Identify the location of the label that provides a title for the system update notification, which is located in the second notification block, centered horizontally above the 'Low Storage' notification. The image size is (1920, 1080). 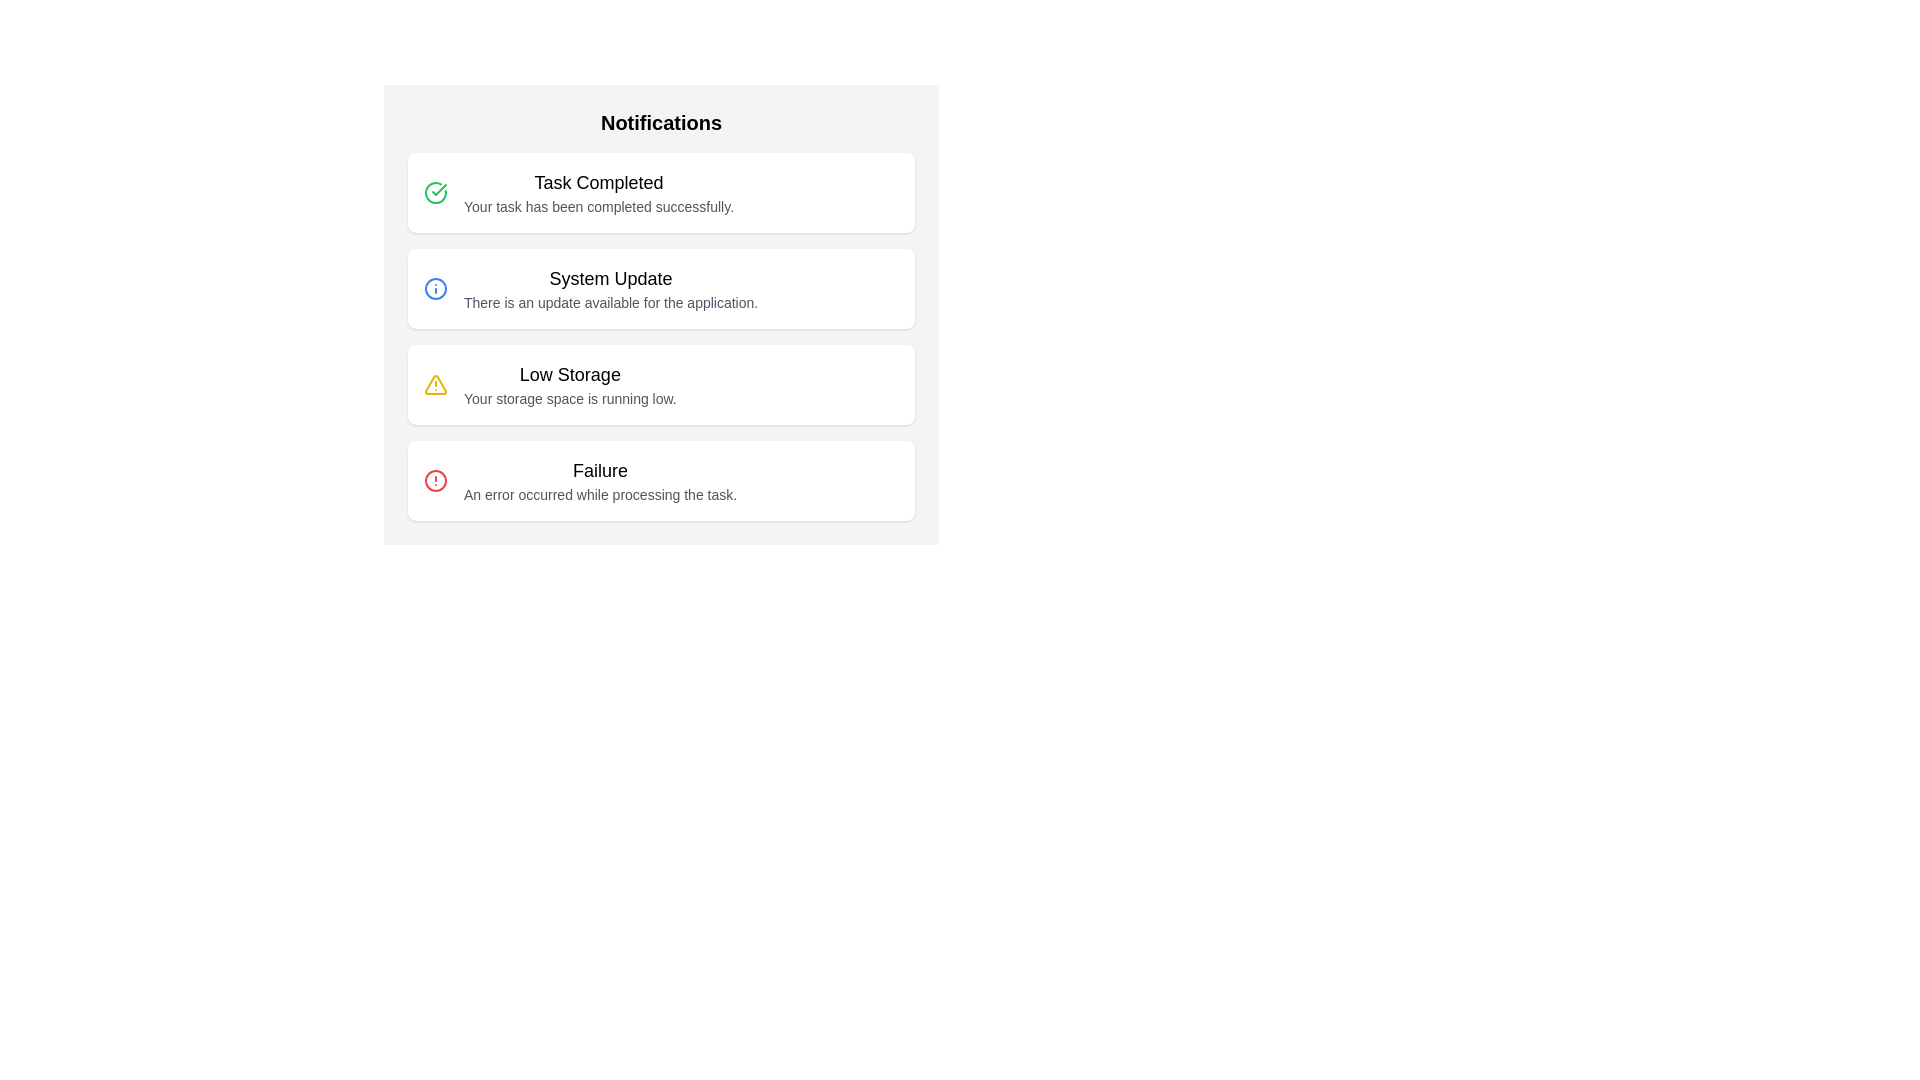
(610, 278).